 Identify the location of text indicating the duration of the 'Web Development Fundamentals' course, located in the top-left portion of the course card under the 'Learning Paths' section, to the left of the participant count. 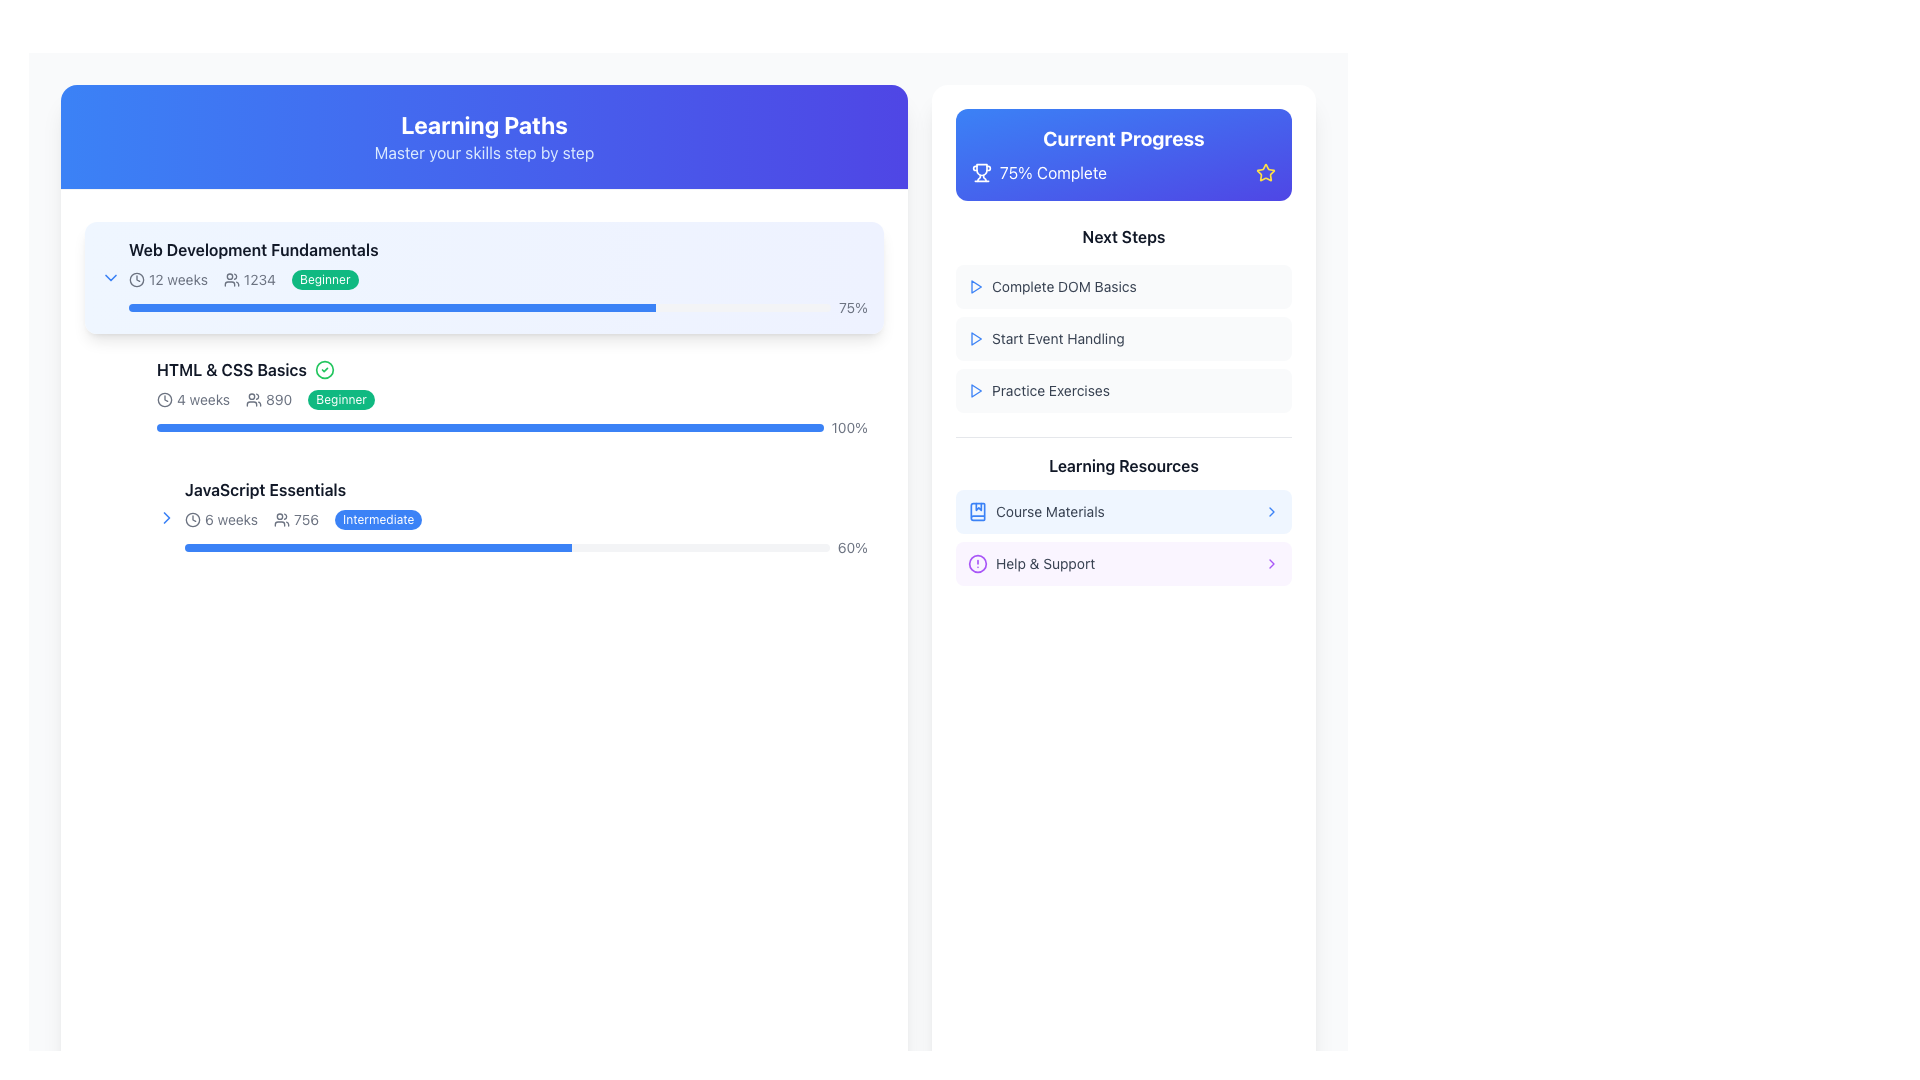
(168, 280).